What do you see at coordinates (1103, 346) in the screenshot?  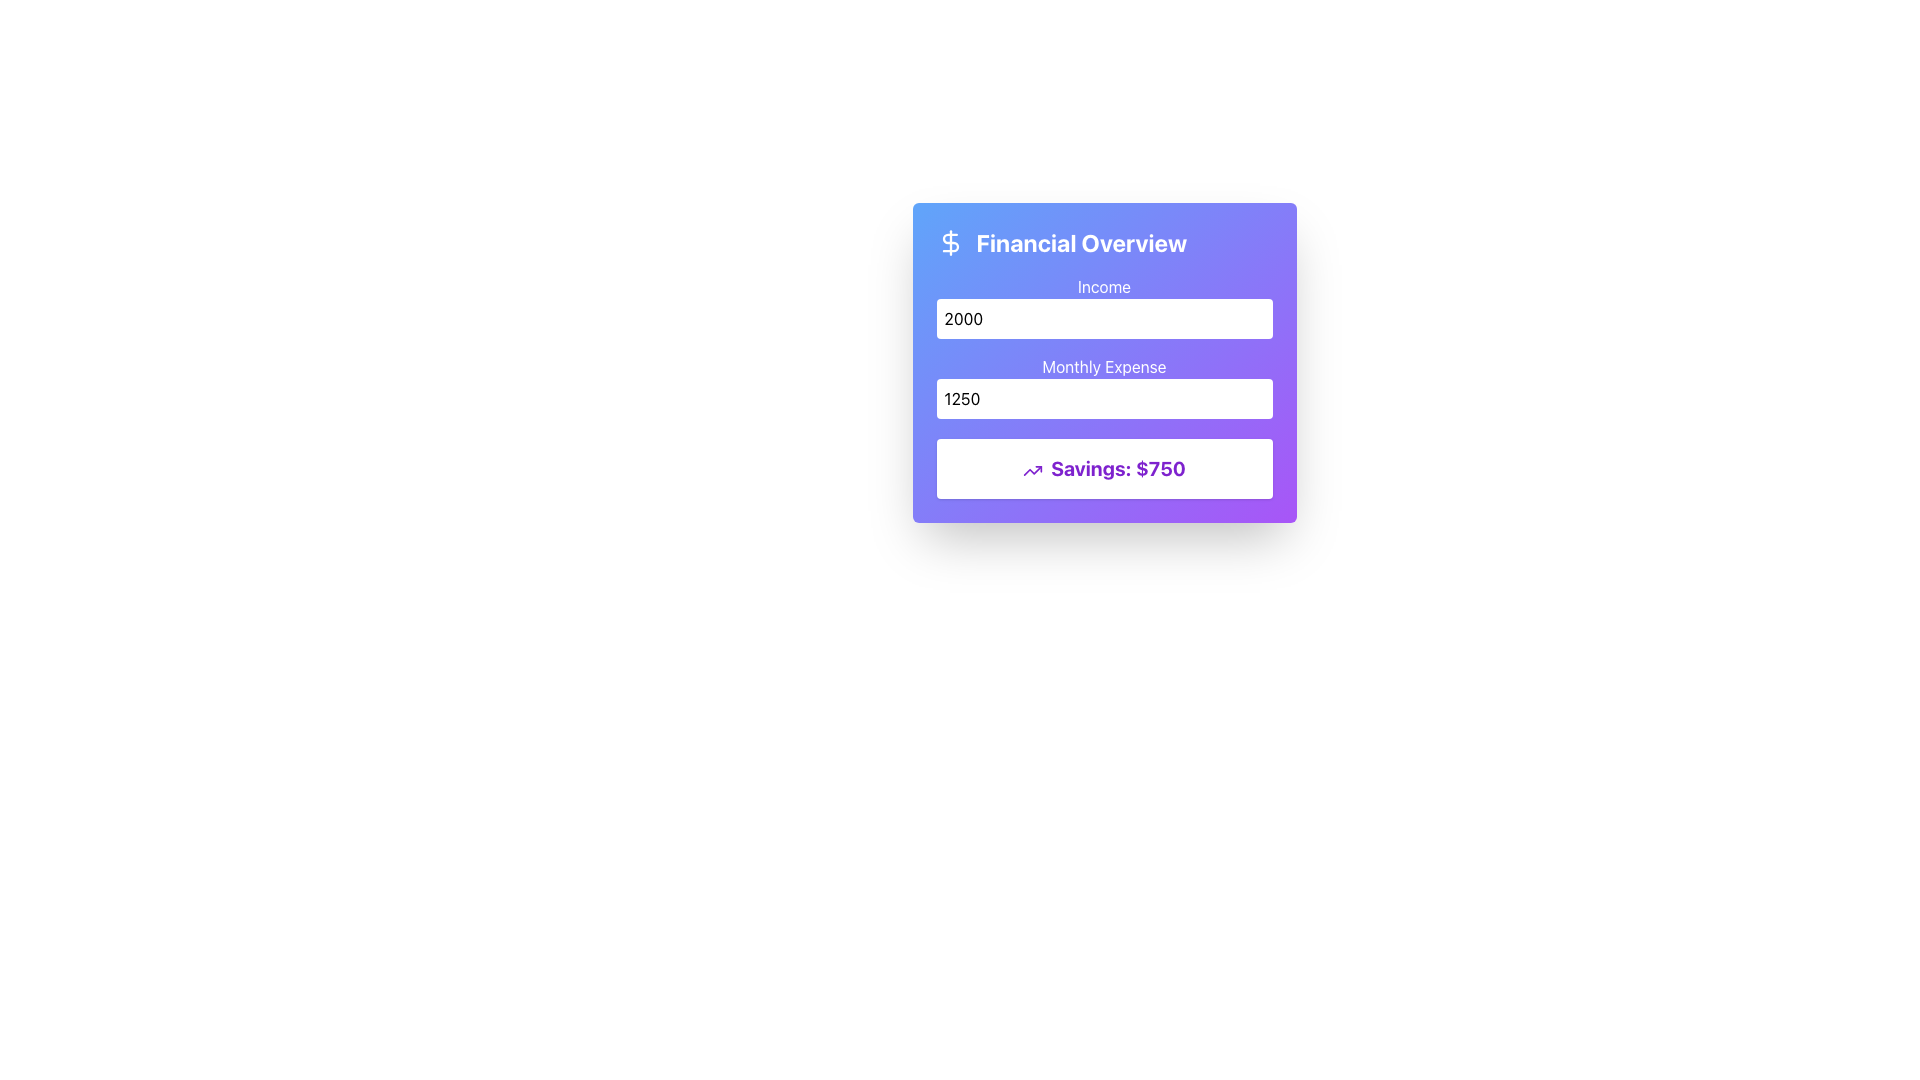 I see `the input fields in the Input Form Section` at bounding box center [1103, 346].